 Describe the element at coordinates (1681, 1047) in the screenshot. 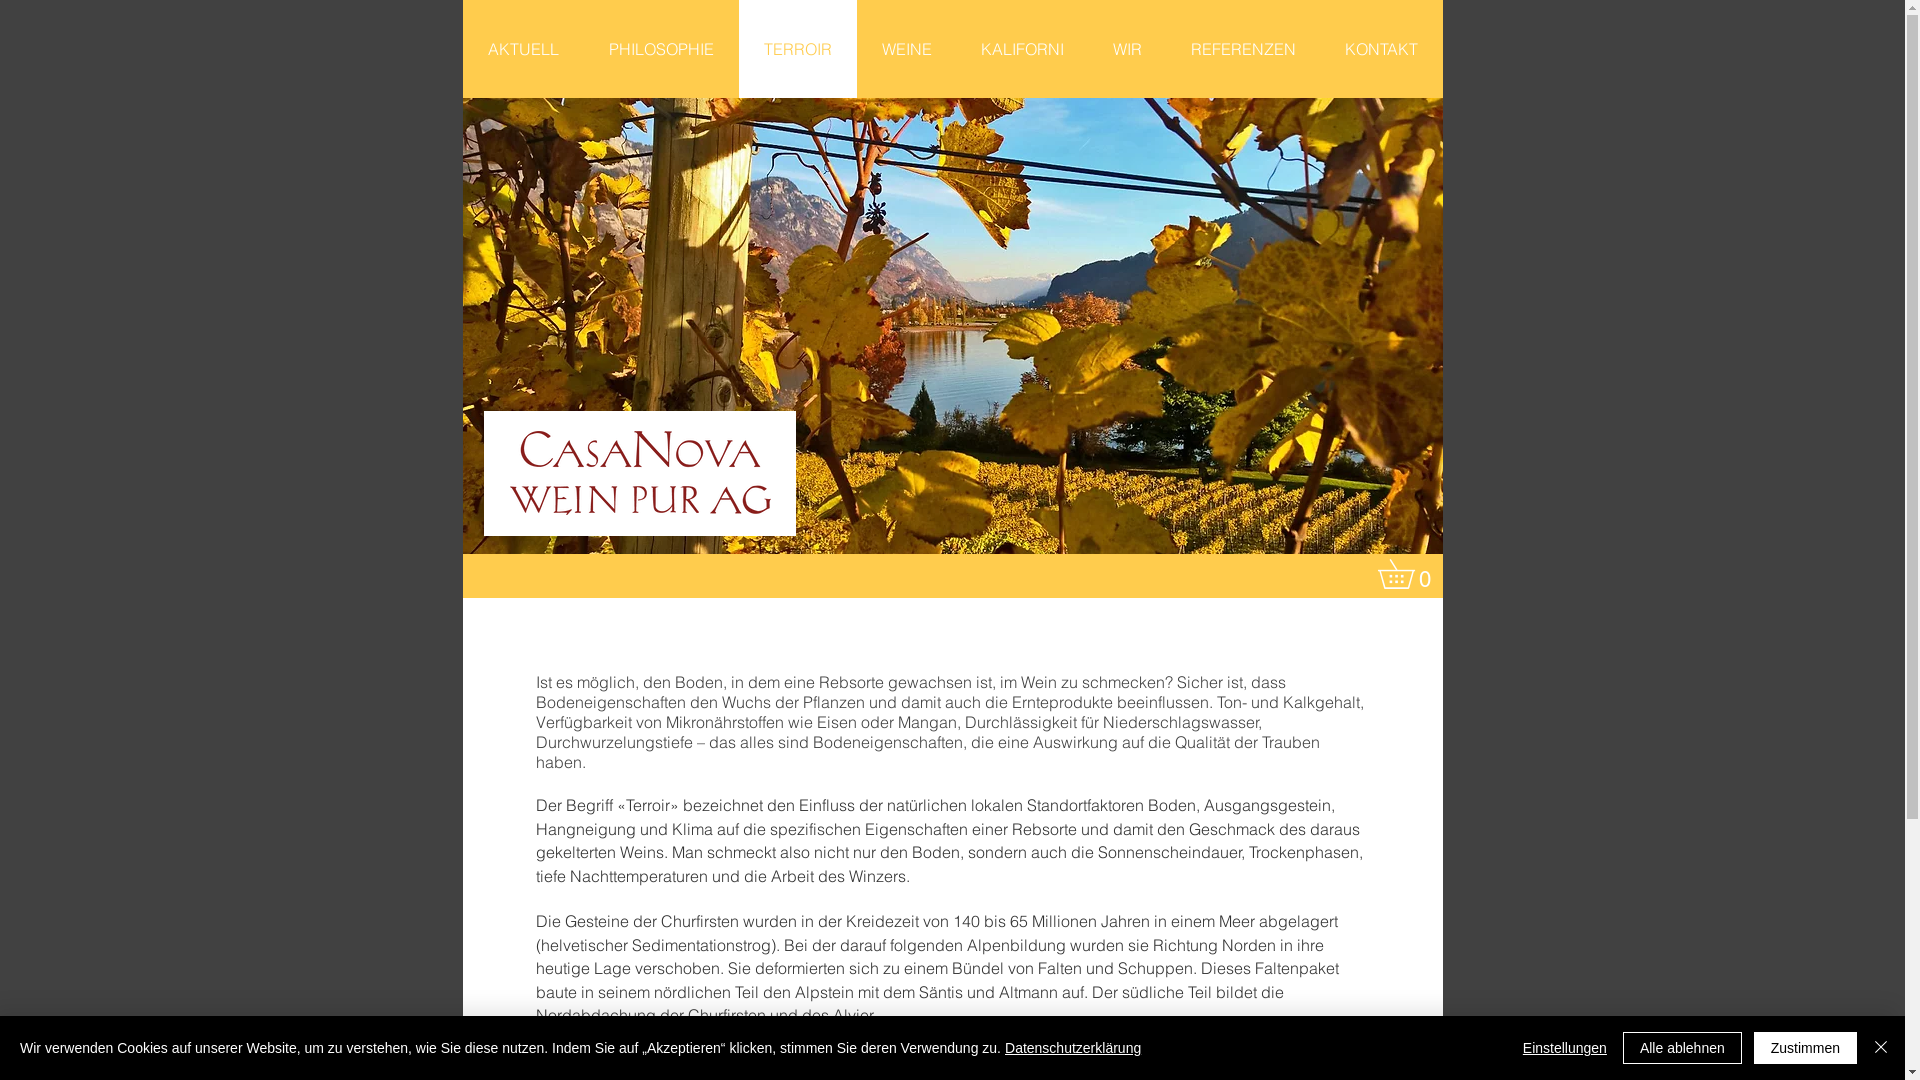

I see `'Alle ablehnen'` at that location.